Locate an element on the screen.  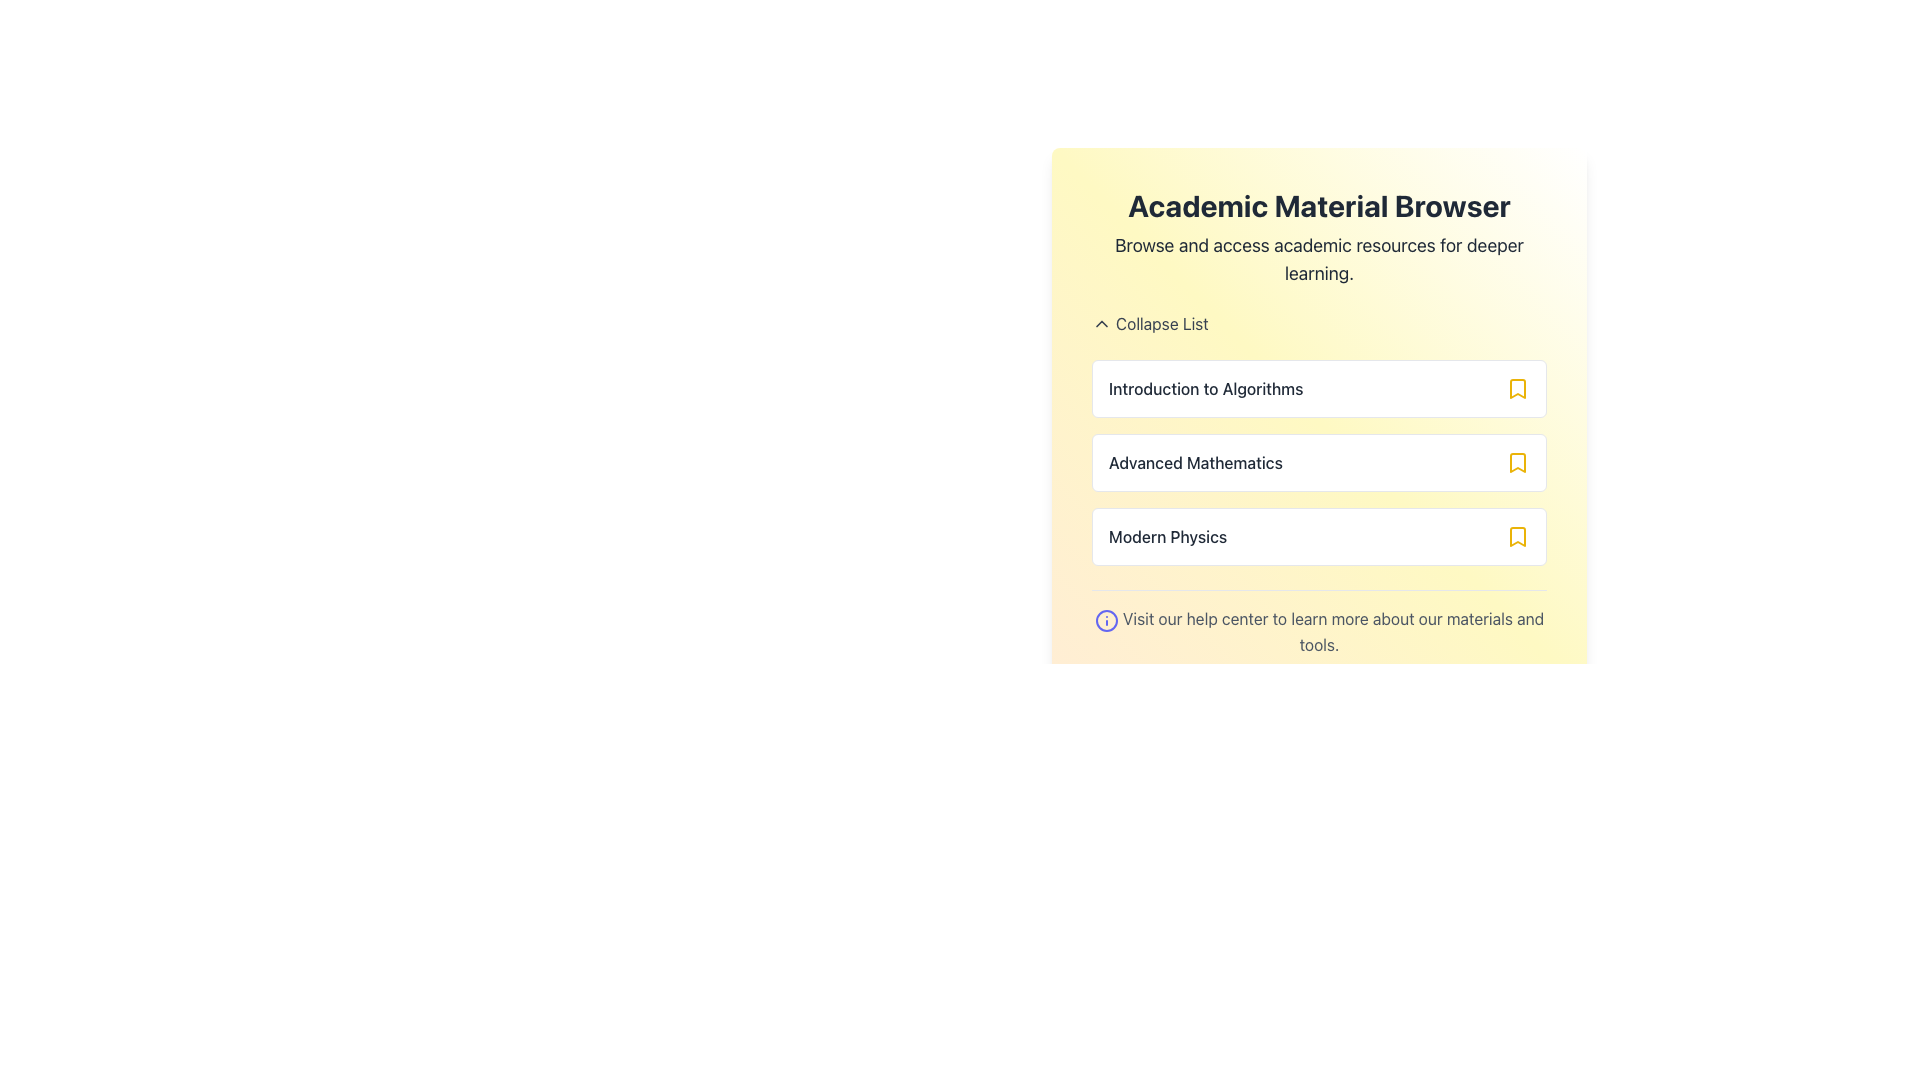
the 'Advanced Mathematics' text label, which is the second entry in a vertical list of academic subjects within a card-like interface is located at coordinates (1195, 462).